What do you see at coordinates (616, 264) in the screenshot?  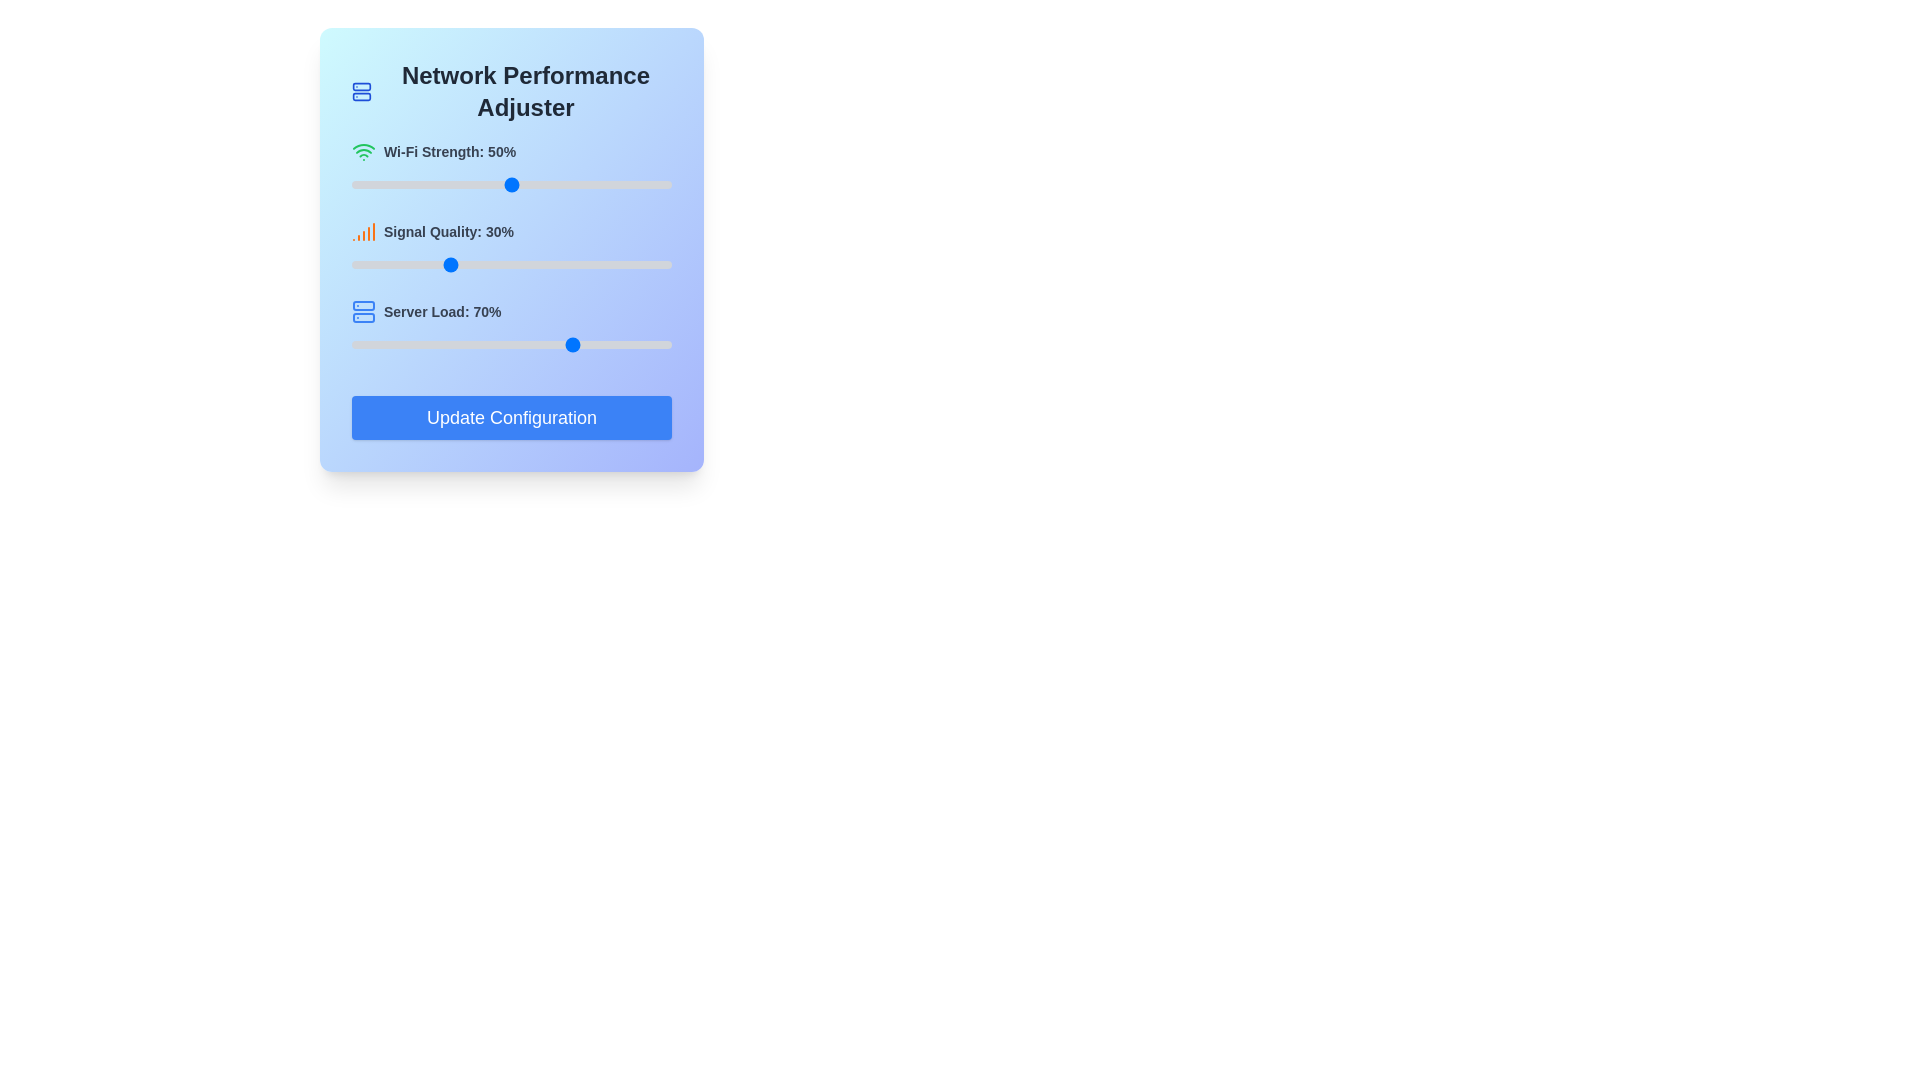 I see `the signal quality` at bounding box center [616, 264].